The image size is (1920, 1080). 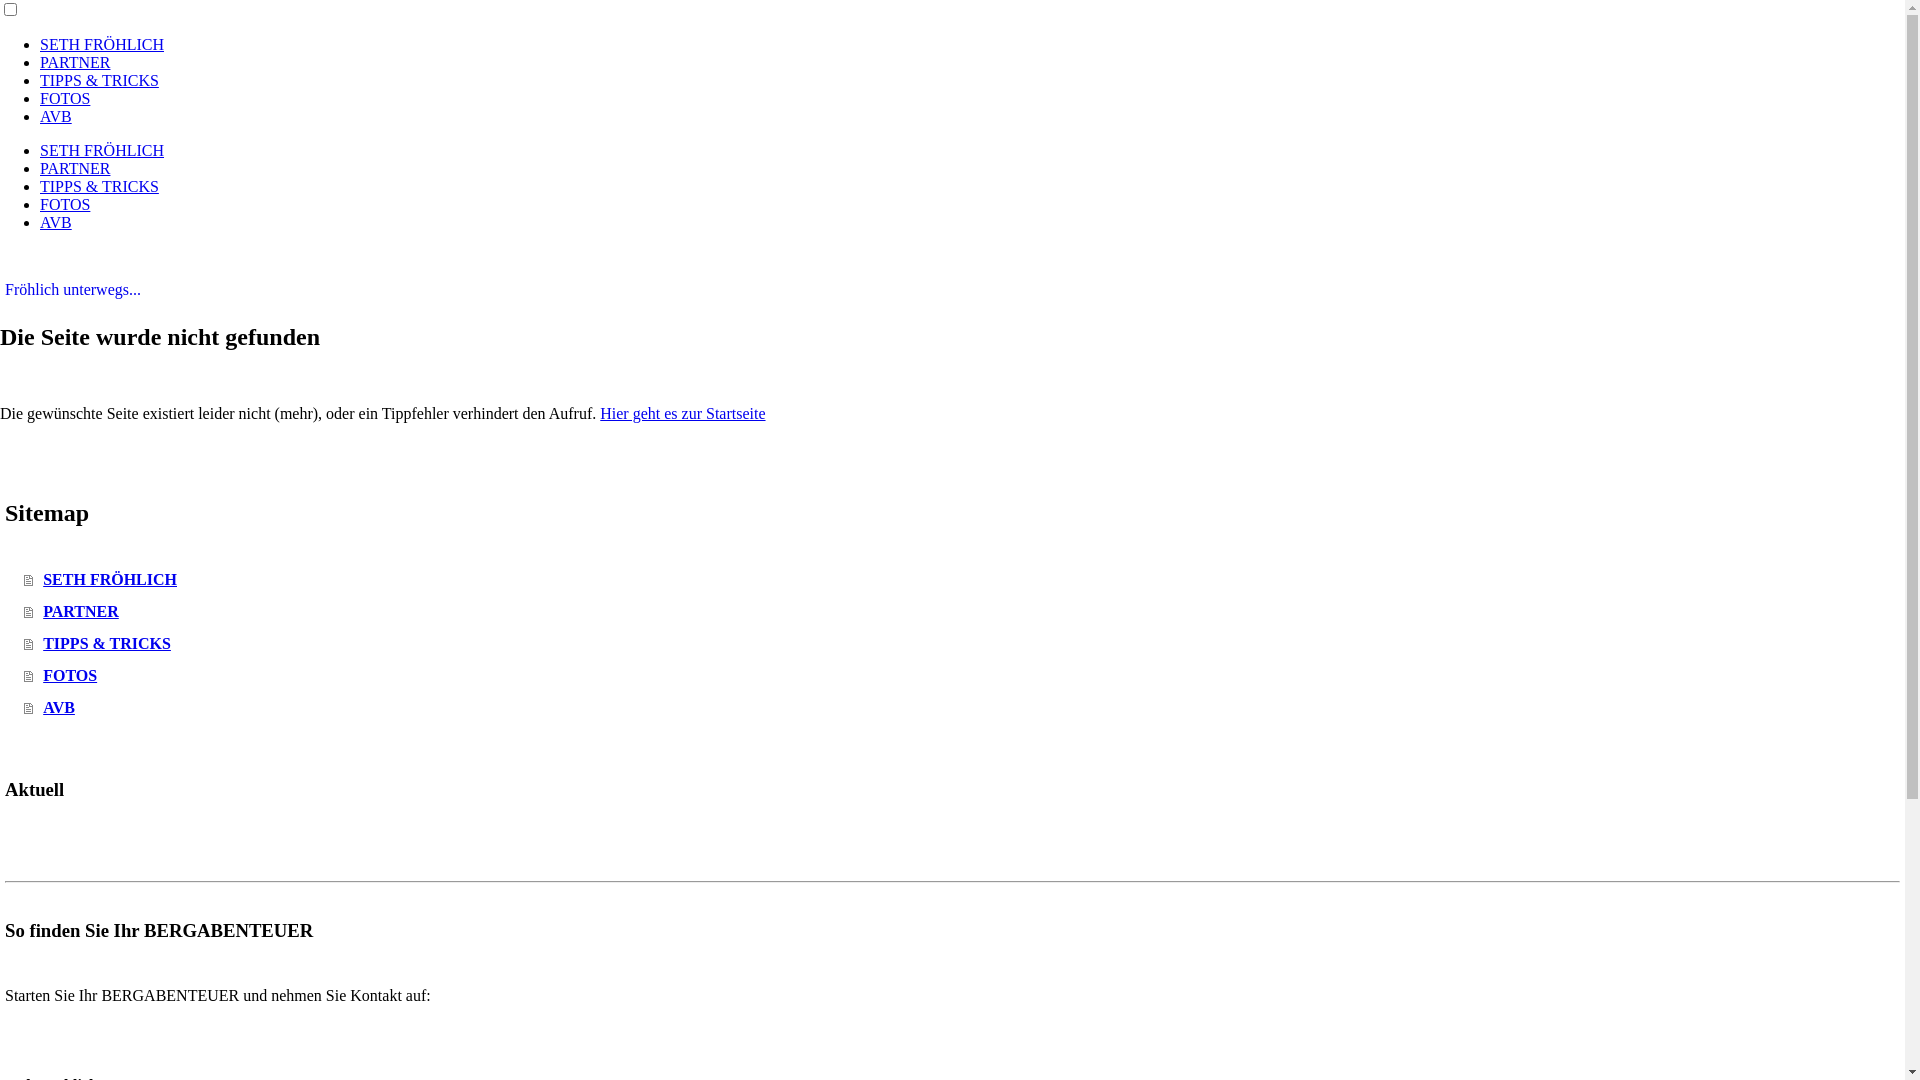 I want to click on 'Hier geht es zur Startseite', so click(x=682, y=412).